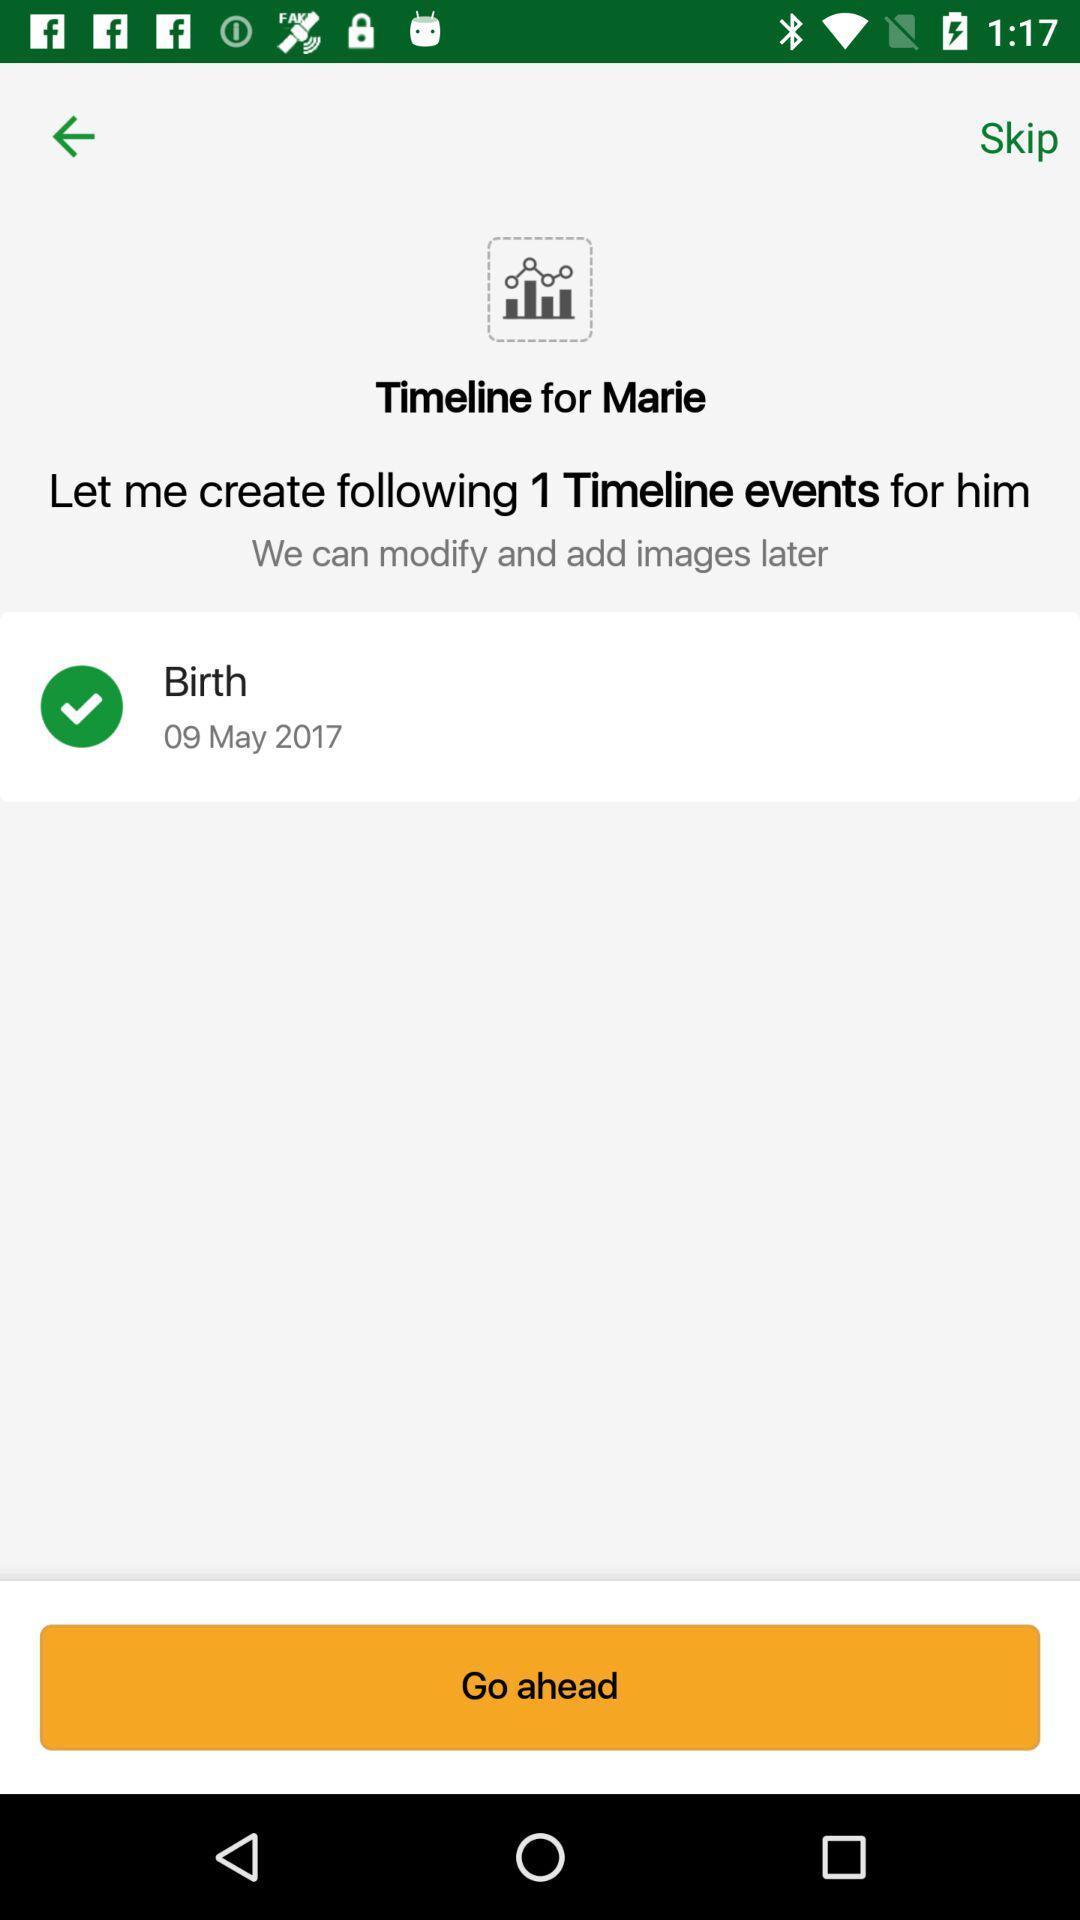 Image resolution: width=1080 pixels, height=1920 pixels. I want to click on icon at the top right corner, so click(1019, 135).